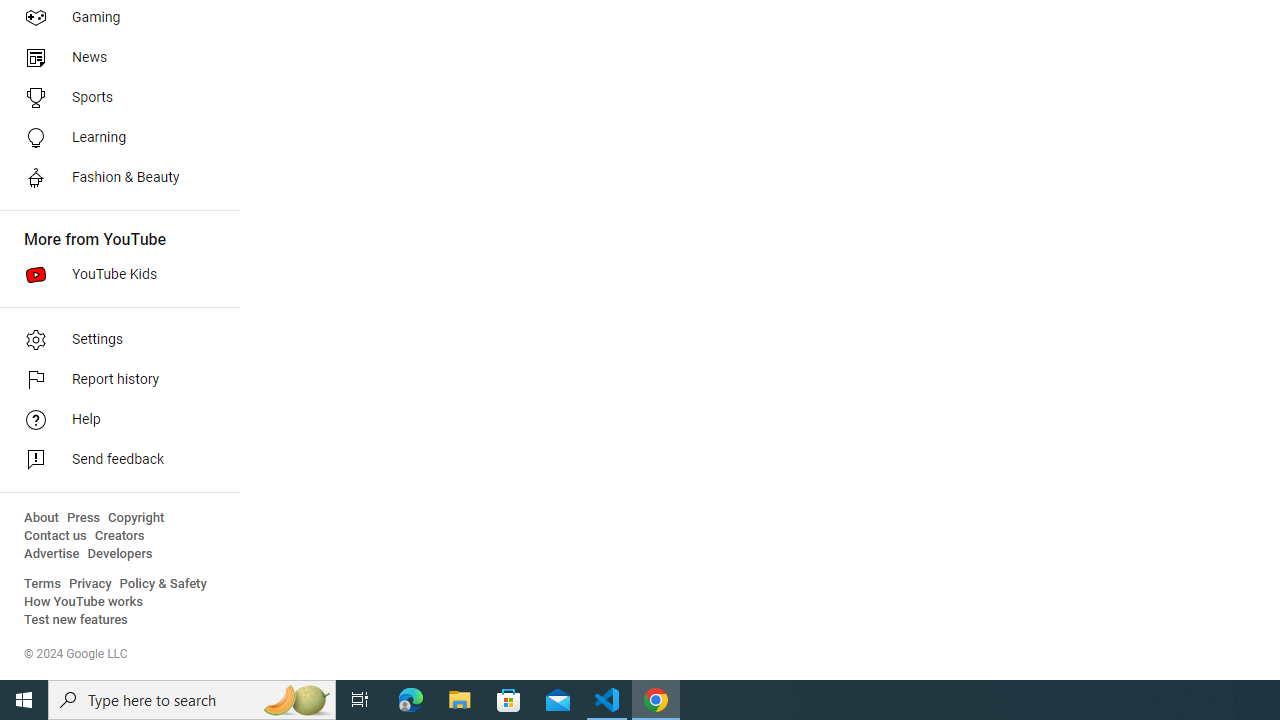 The height and width of the screenshot is (720, 1280). I want to click on 'Test new features', so click(76, 619).